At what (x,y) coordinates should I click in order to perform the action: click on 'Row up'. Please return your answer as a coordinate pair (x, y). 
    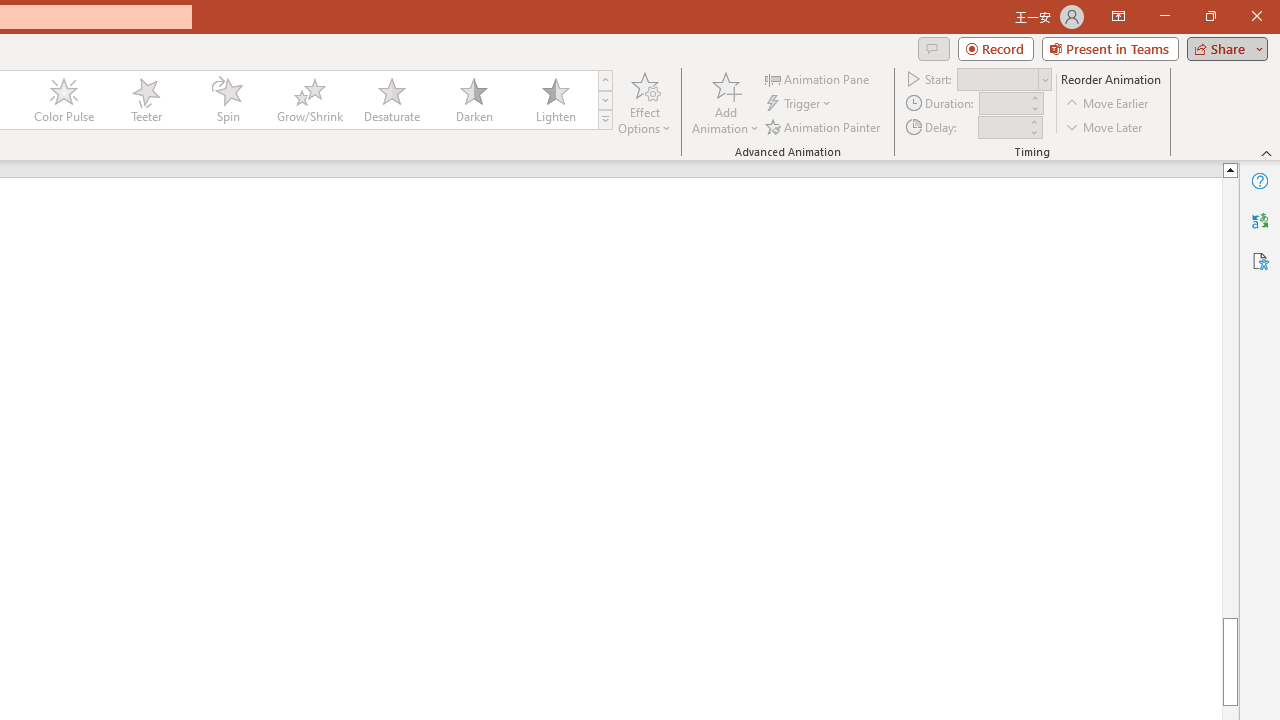
    Looking at the image, I should click on (604, 79).